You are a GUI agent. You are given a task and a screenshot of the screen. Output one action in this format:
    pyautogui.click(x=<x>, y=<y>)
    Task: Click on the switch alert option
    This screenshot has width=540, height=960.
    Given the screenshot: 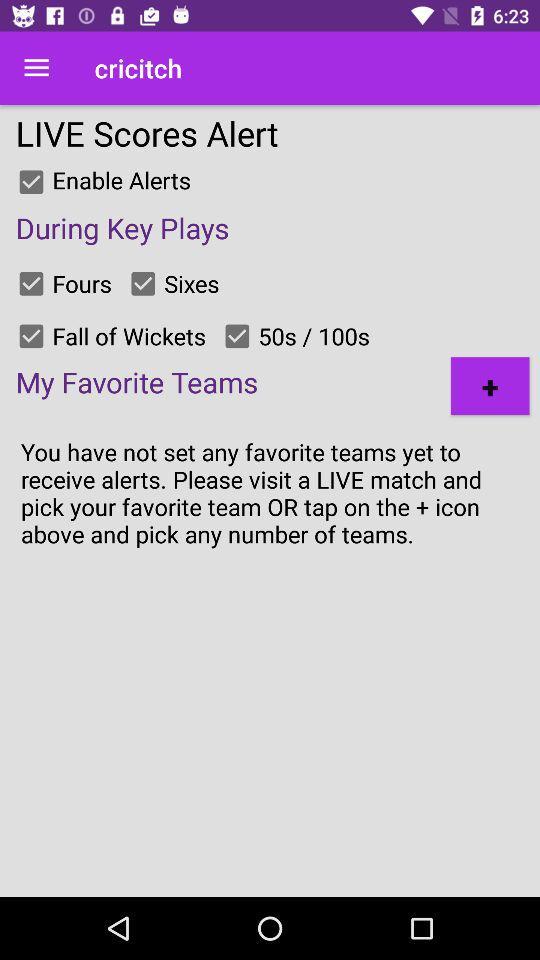 What is the action you would take?
    pyautogui.click(x=237, y=336)
    